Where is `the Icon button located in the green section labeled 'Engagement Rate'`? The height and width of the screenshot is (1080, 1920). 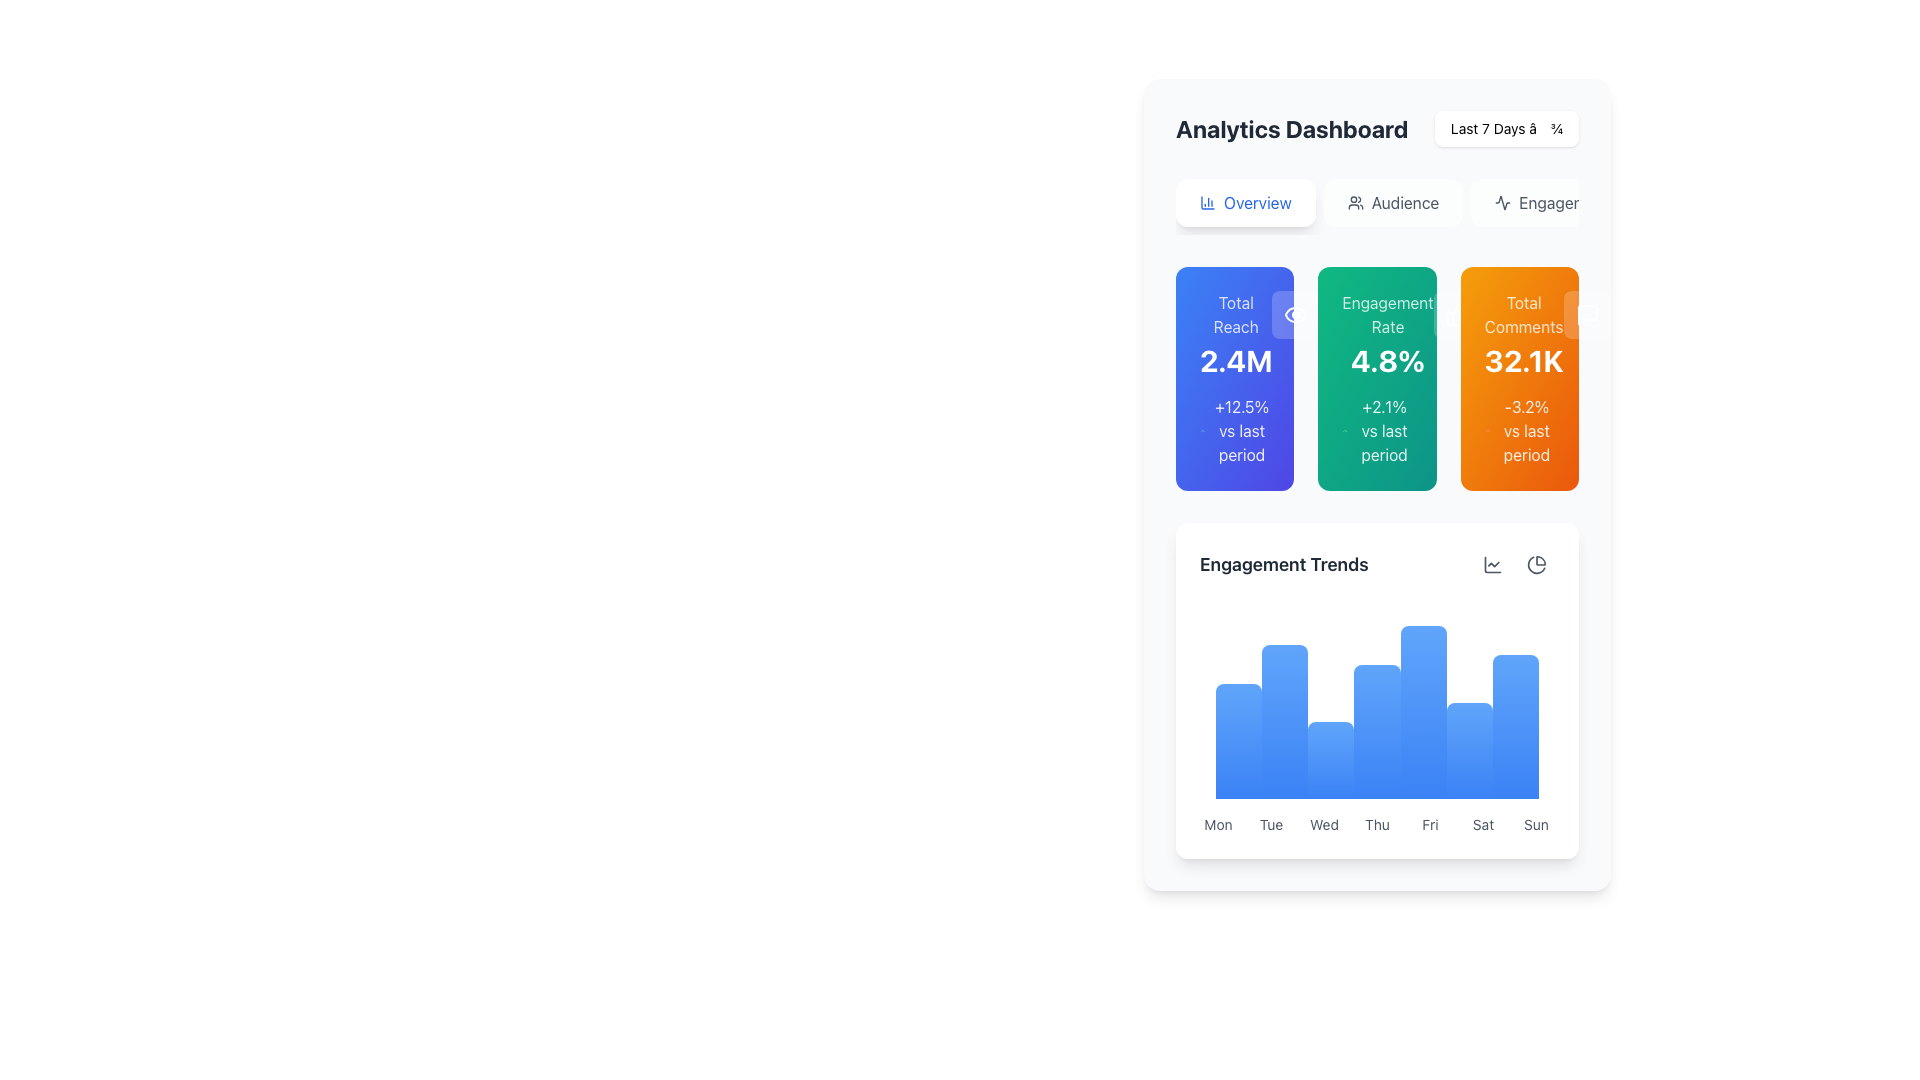 the Icon button located in the green section labeled 'Engagement Rate' is located at coordinates (1457, 315).